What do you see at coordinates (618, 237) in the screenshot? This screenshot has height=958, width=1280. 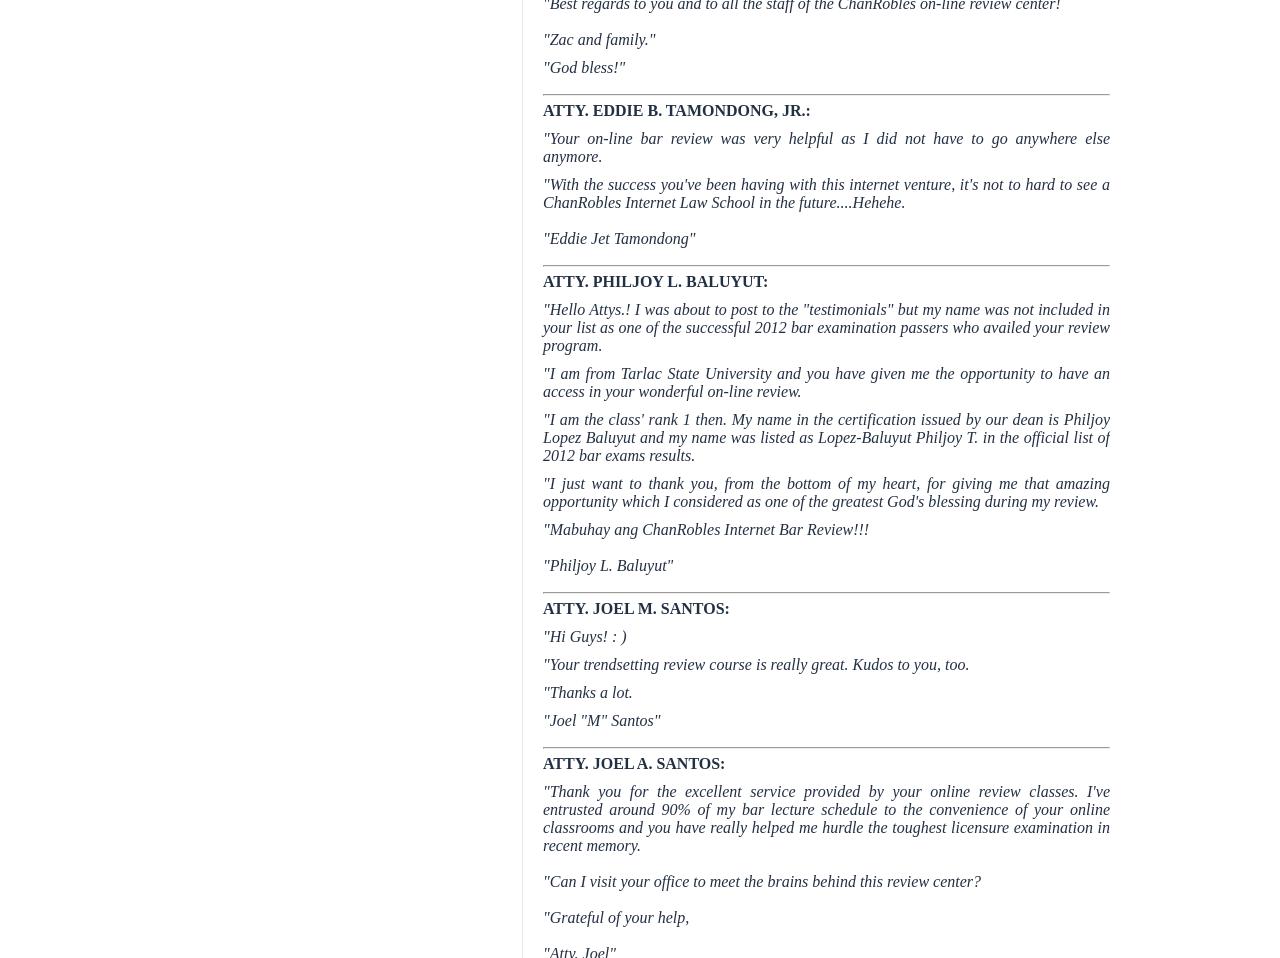 I see `'"Eddie Jet Tamondong"'` at bounding box center [618, 237].